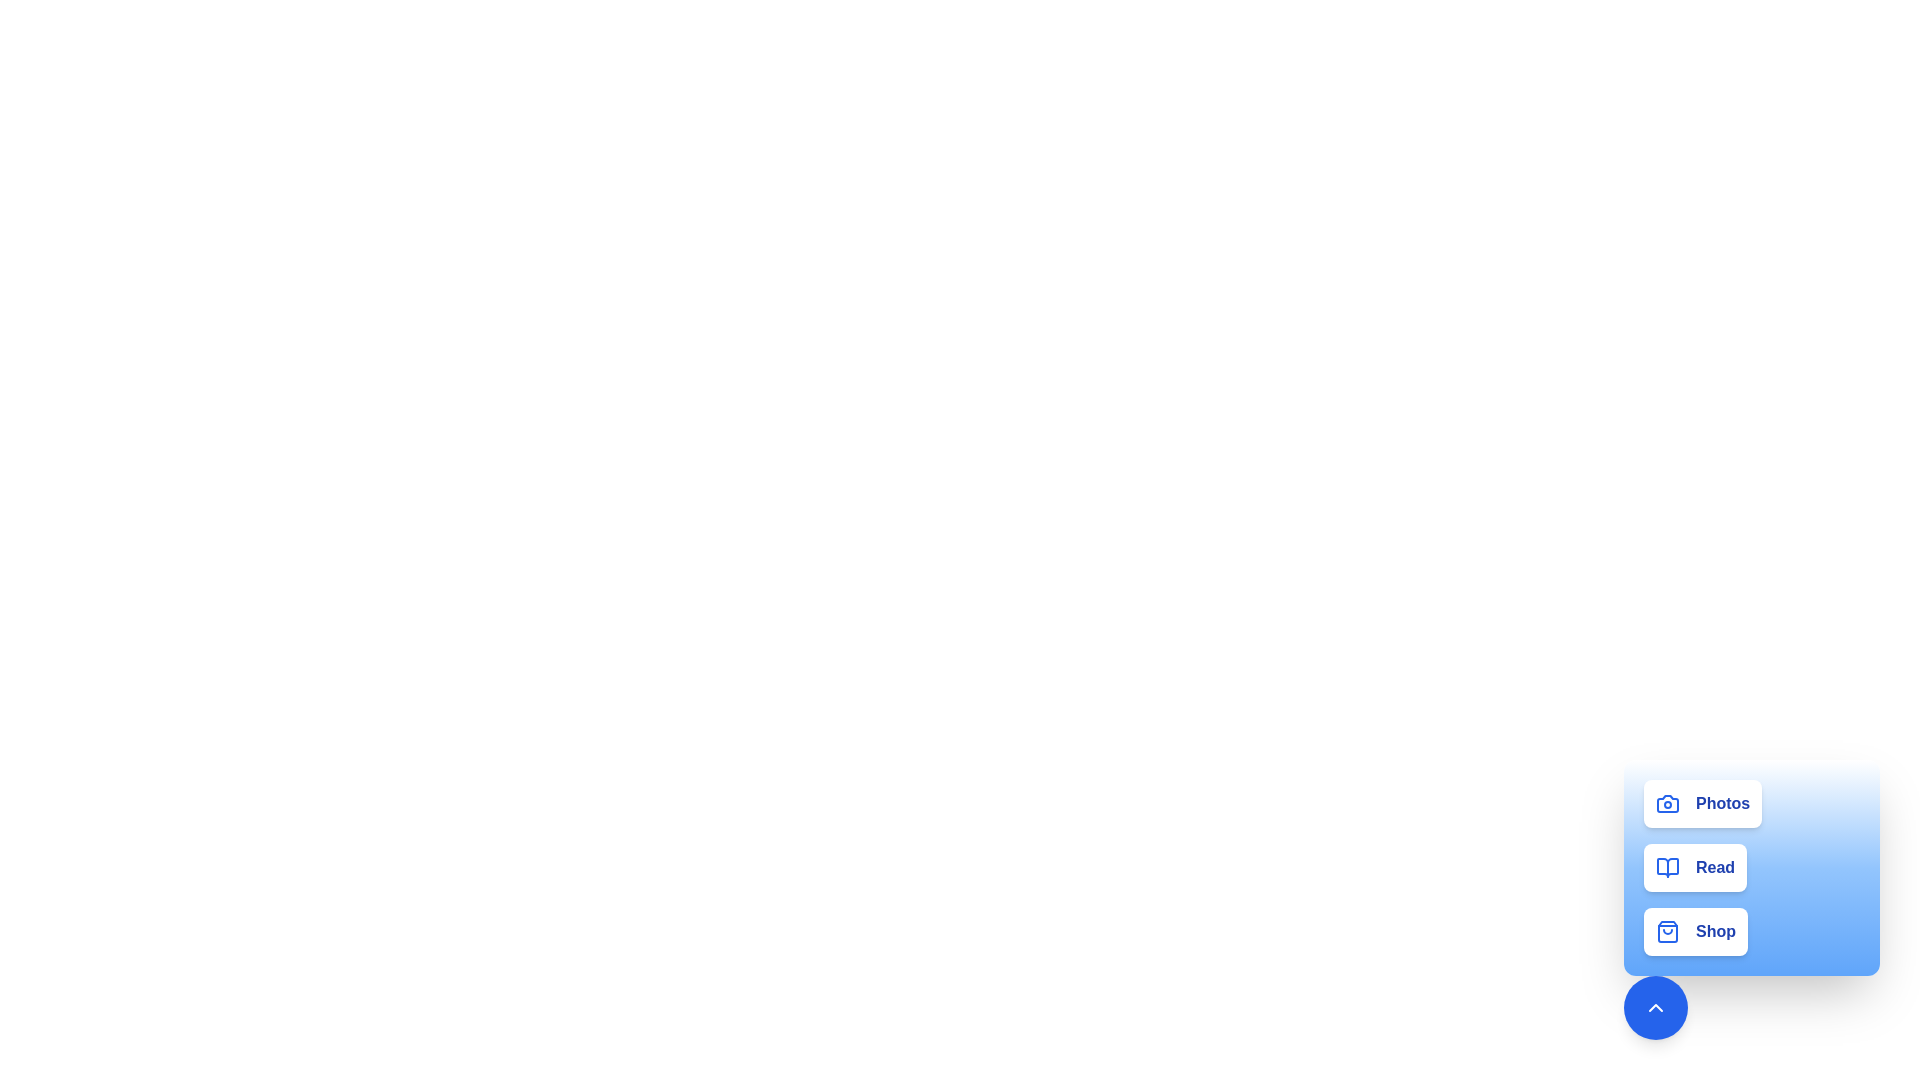 This screenshot has height=1080, width=1920. Describe the element at coordinates (1656, 1007) in the screenshot. I see `the button with the ChevronUp icon to collapse the activity list` at that location.